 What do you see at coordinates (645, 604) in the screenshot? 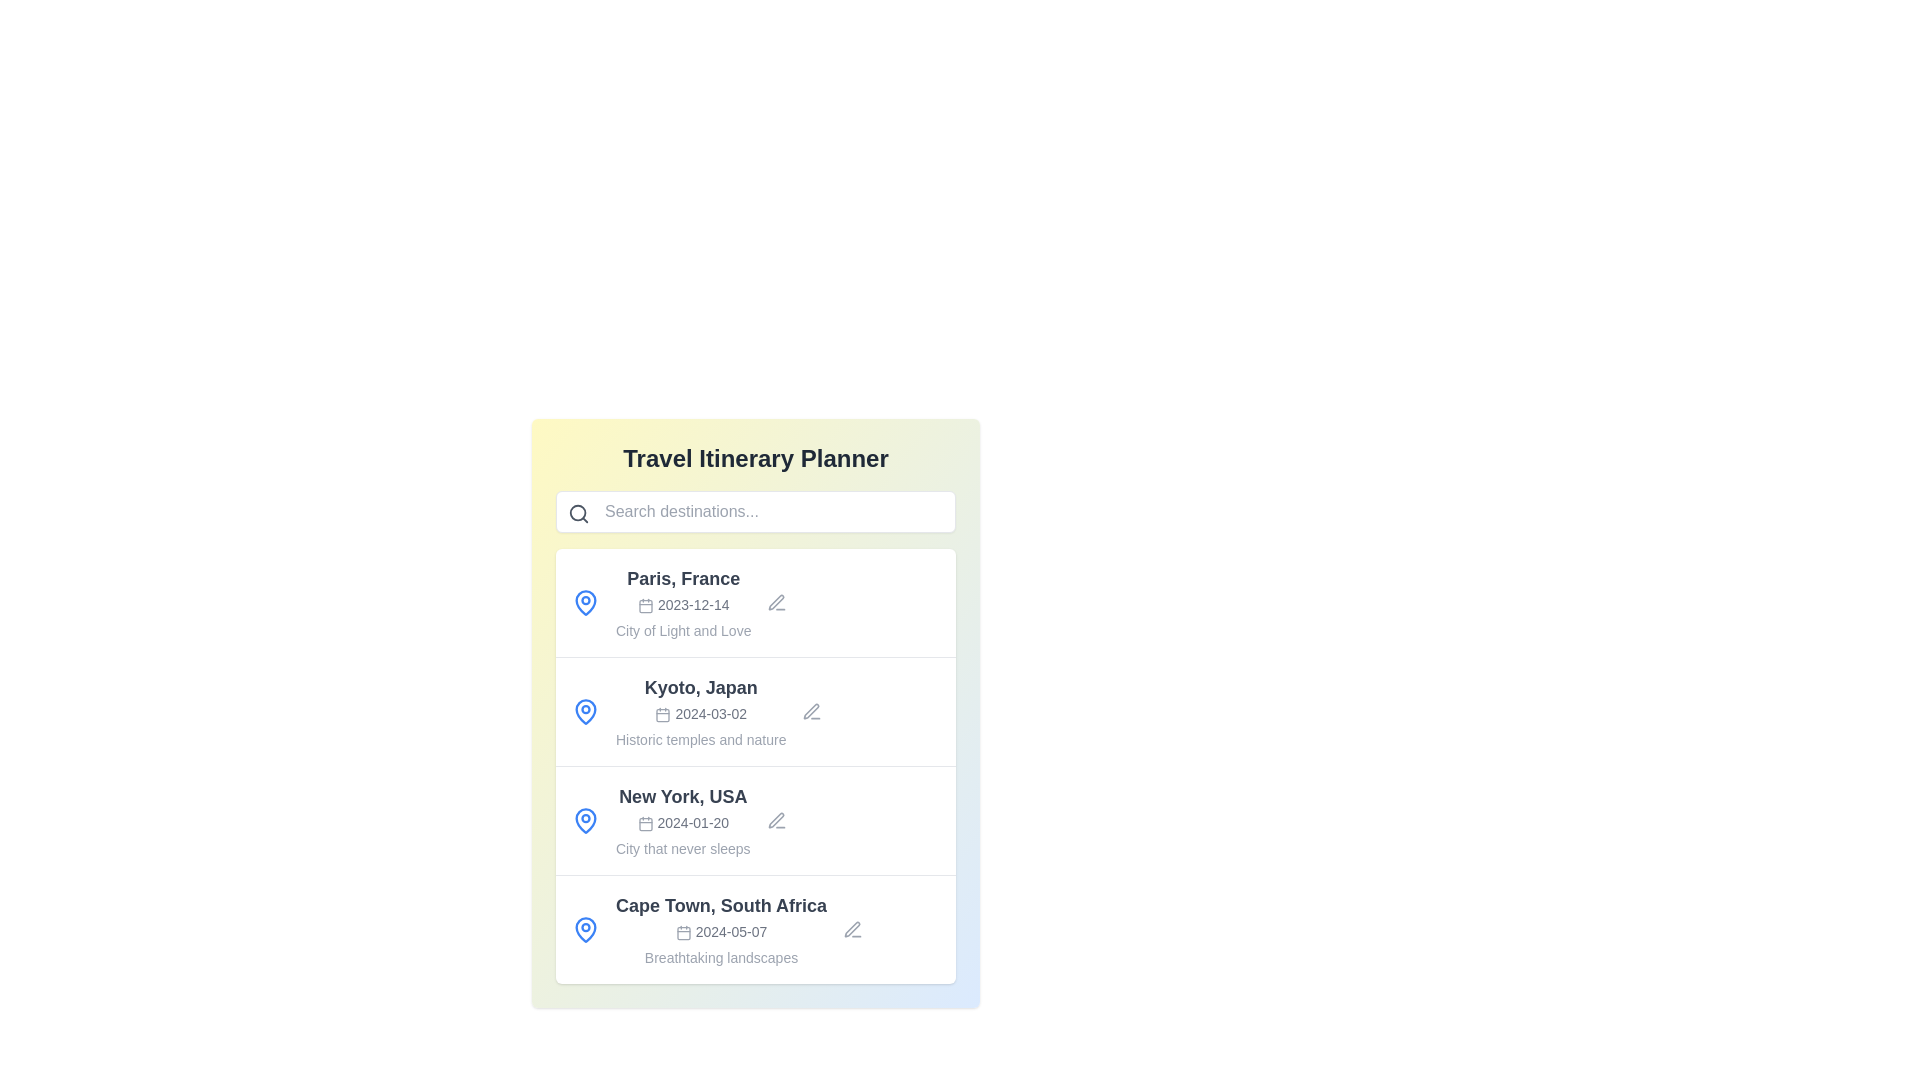
I see `the calendar icon associated with the date '2023-12-14' next to the entry for 'Paris, France'` at bounding box center [645, 604].